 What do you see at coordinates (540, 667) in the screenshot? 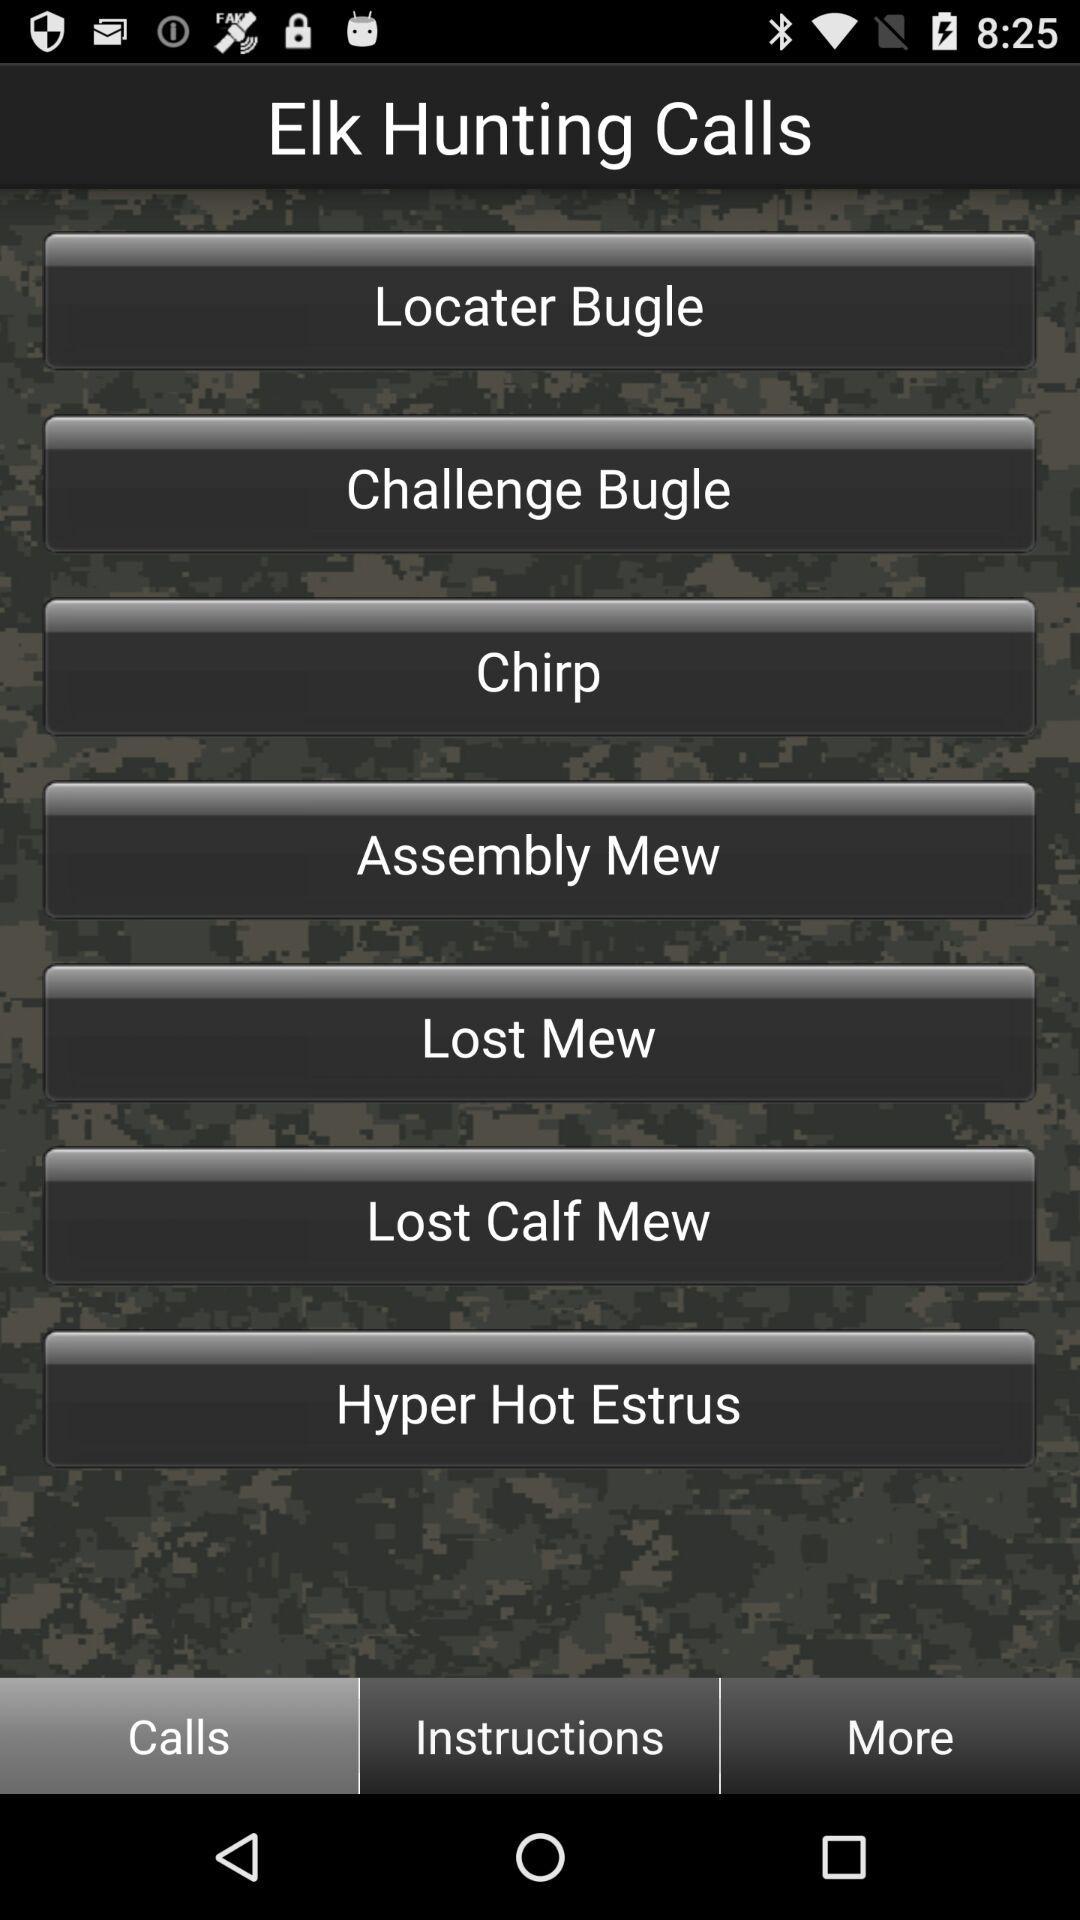
I see `the item above the assembly mew` at bounding box center [540, 667].